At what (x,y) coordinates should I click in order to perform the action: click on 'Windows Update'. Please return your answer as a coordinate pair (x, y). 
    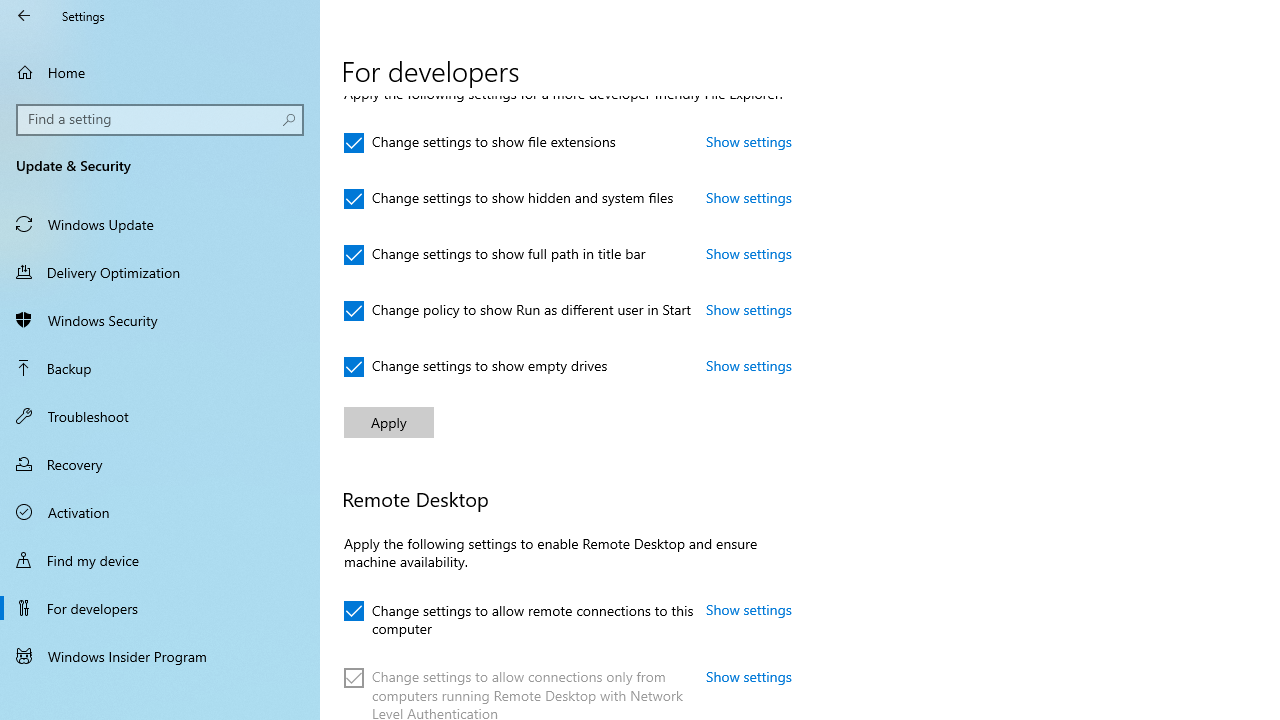
    Looking at the image, I should click on (160, 223).